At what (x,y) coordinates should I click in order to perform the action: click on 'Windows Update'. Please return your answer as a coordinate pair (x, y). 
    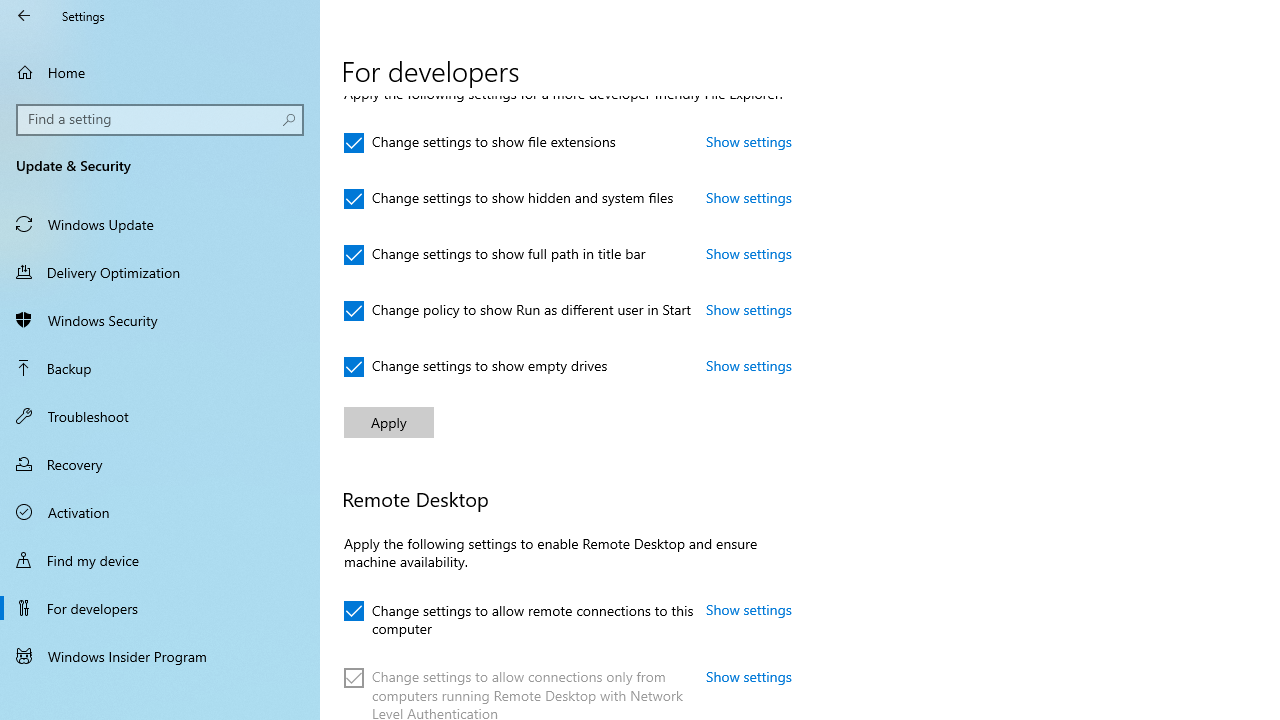
    Looking at the image, I should click on (160, 223).